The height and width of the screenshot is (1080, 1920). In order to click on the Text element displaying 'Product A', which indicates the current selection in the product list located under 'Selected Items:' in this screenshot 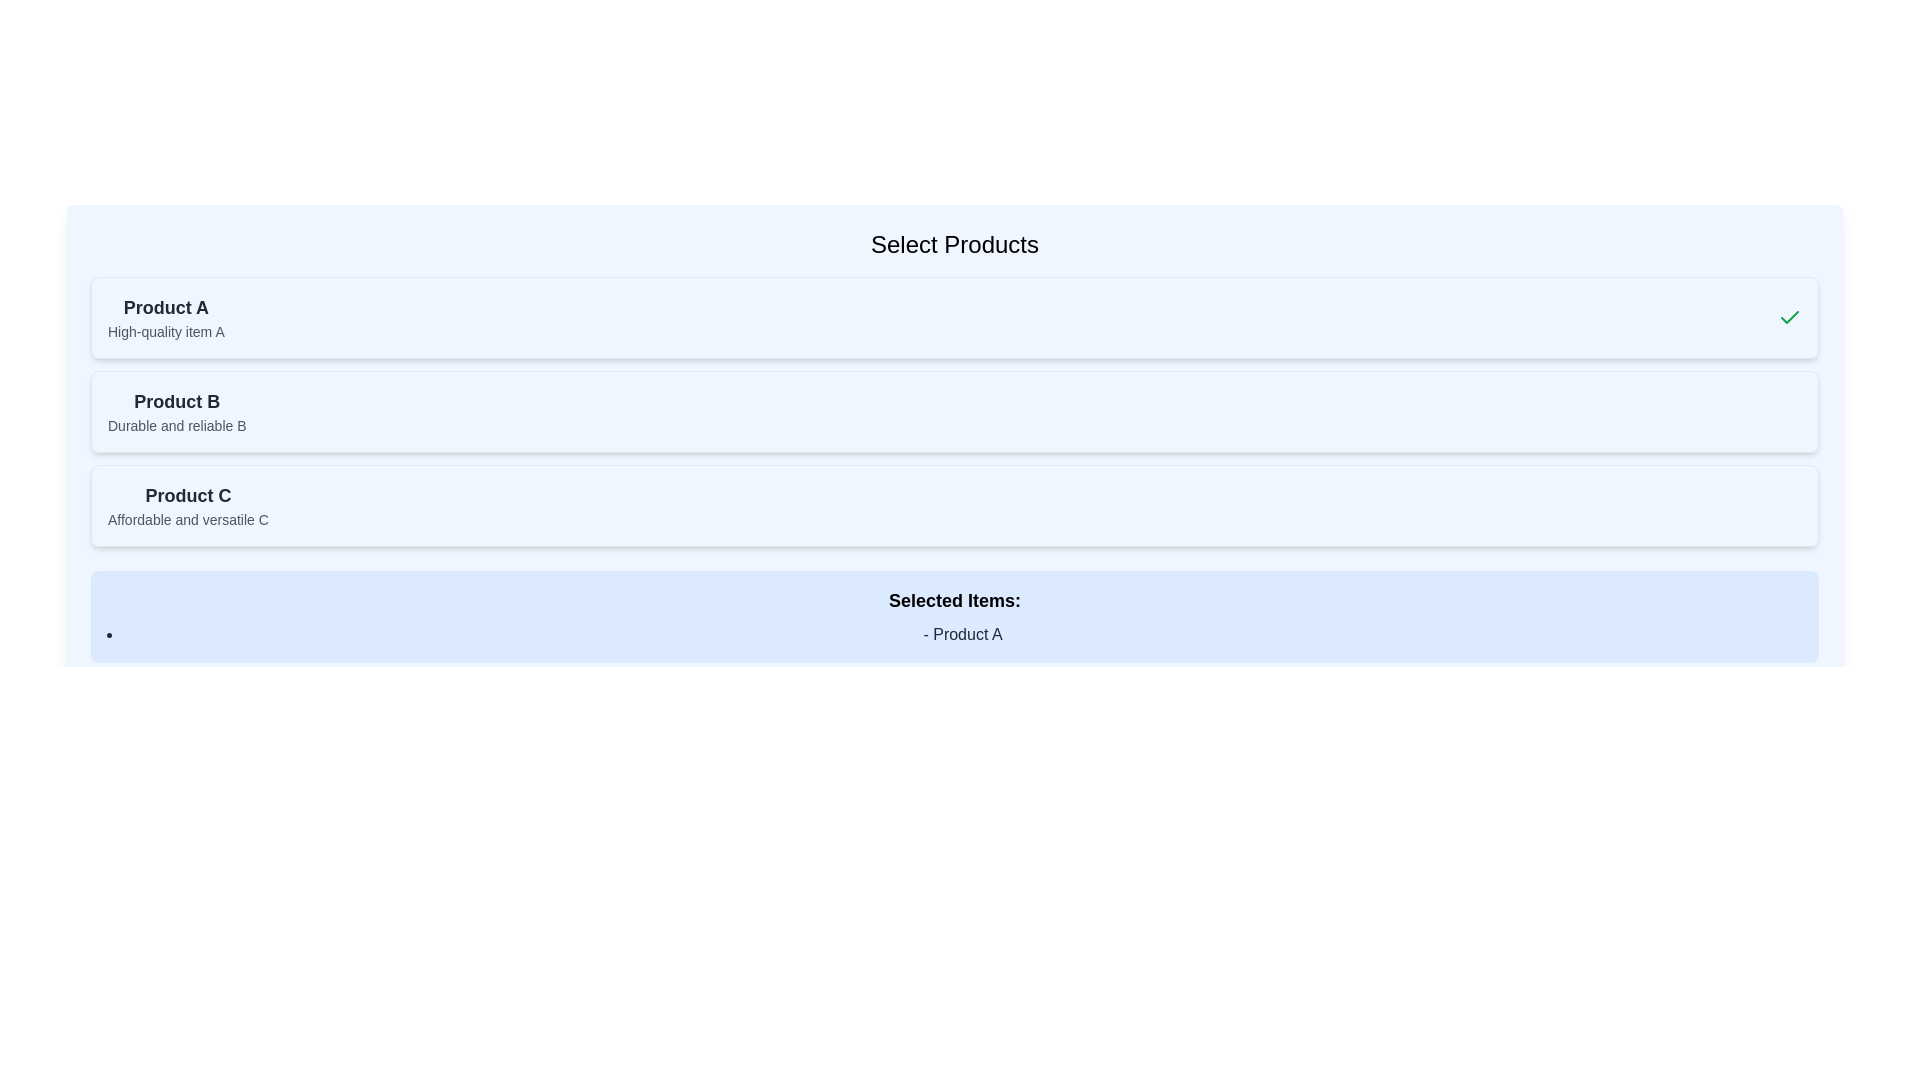, I will do `click(963, 635)`.